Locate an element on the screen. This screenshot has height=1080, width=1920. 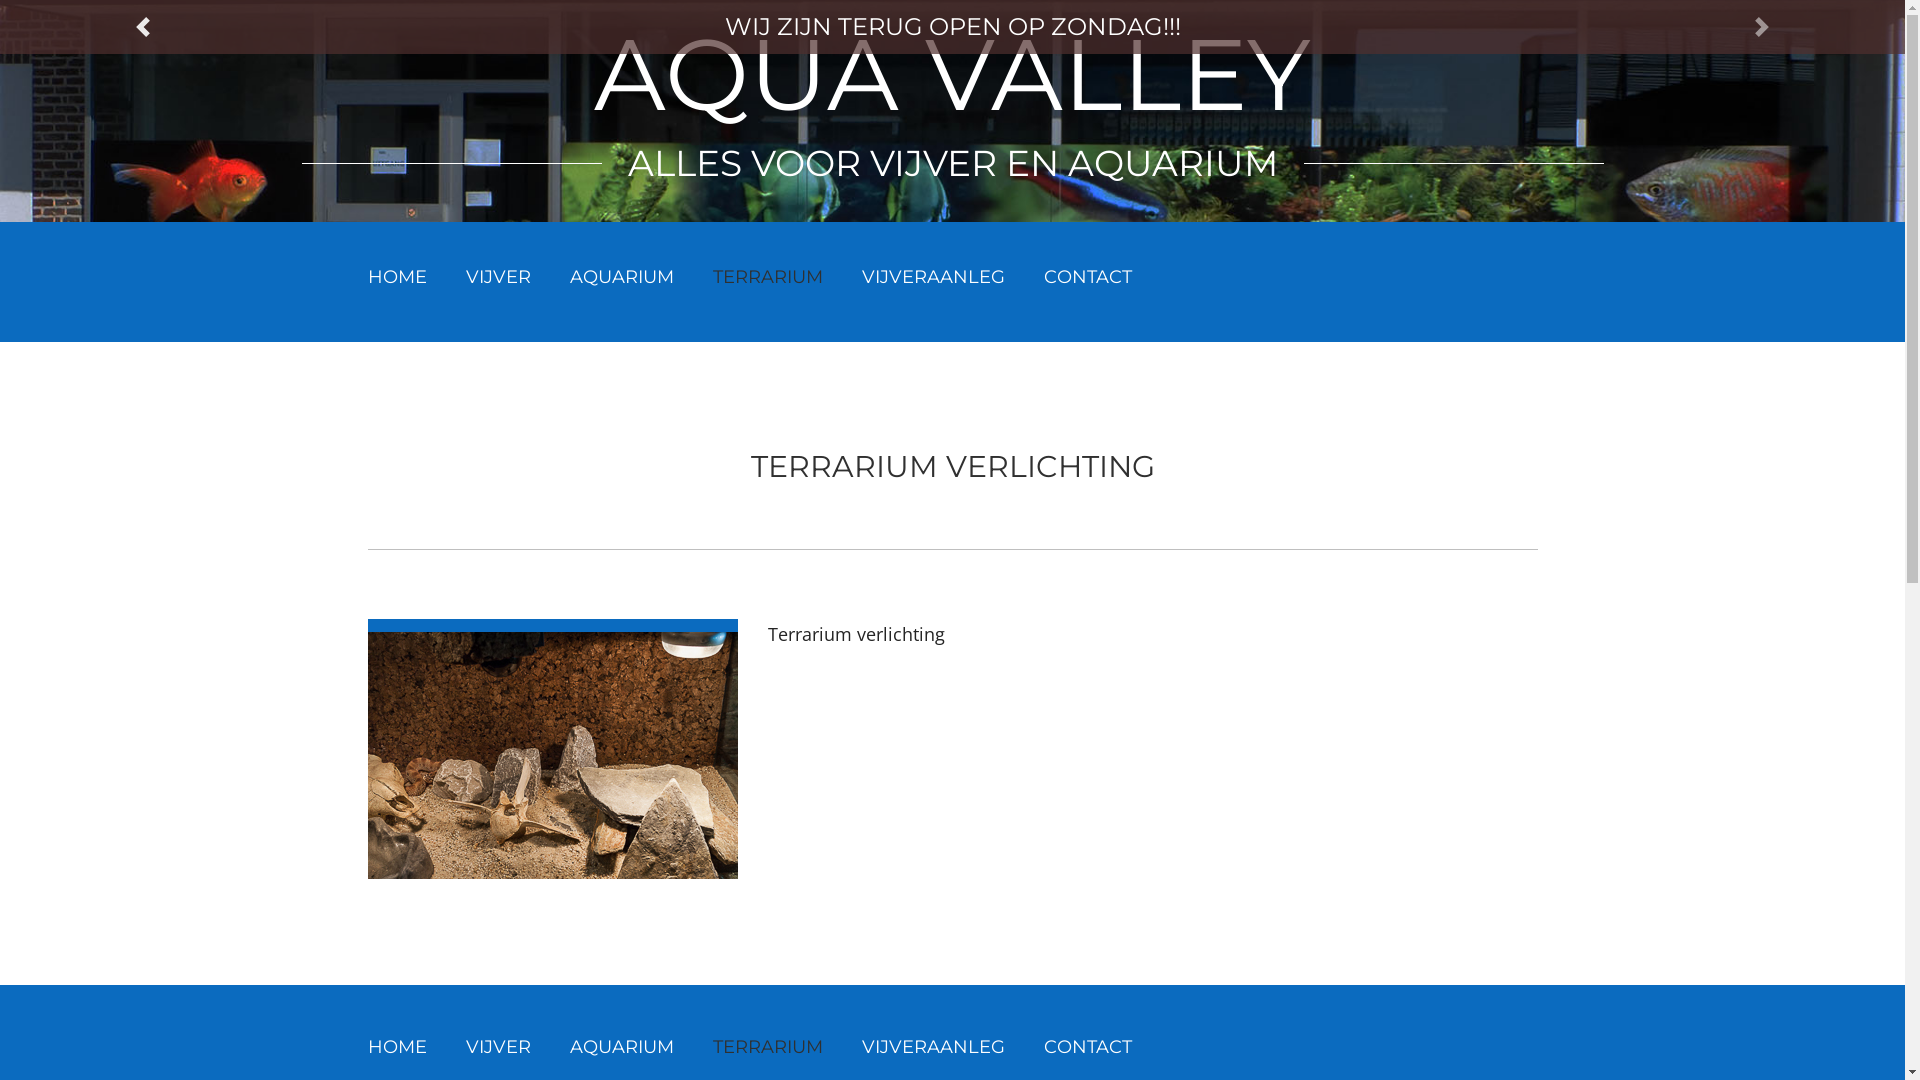
'TERRARIUM' is located at coordinates (766, 277).